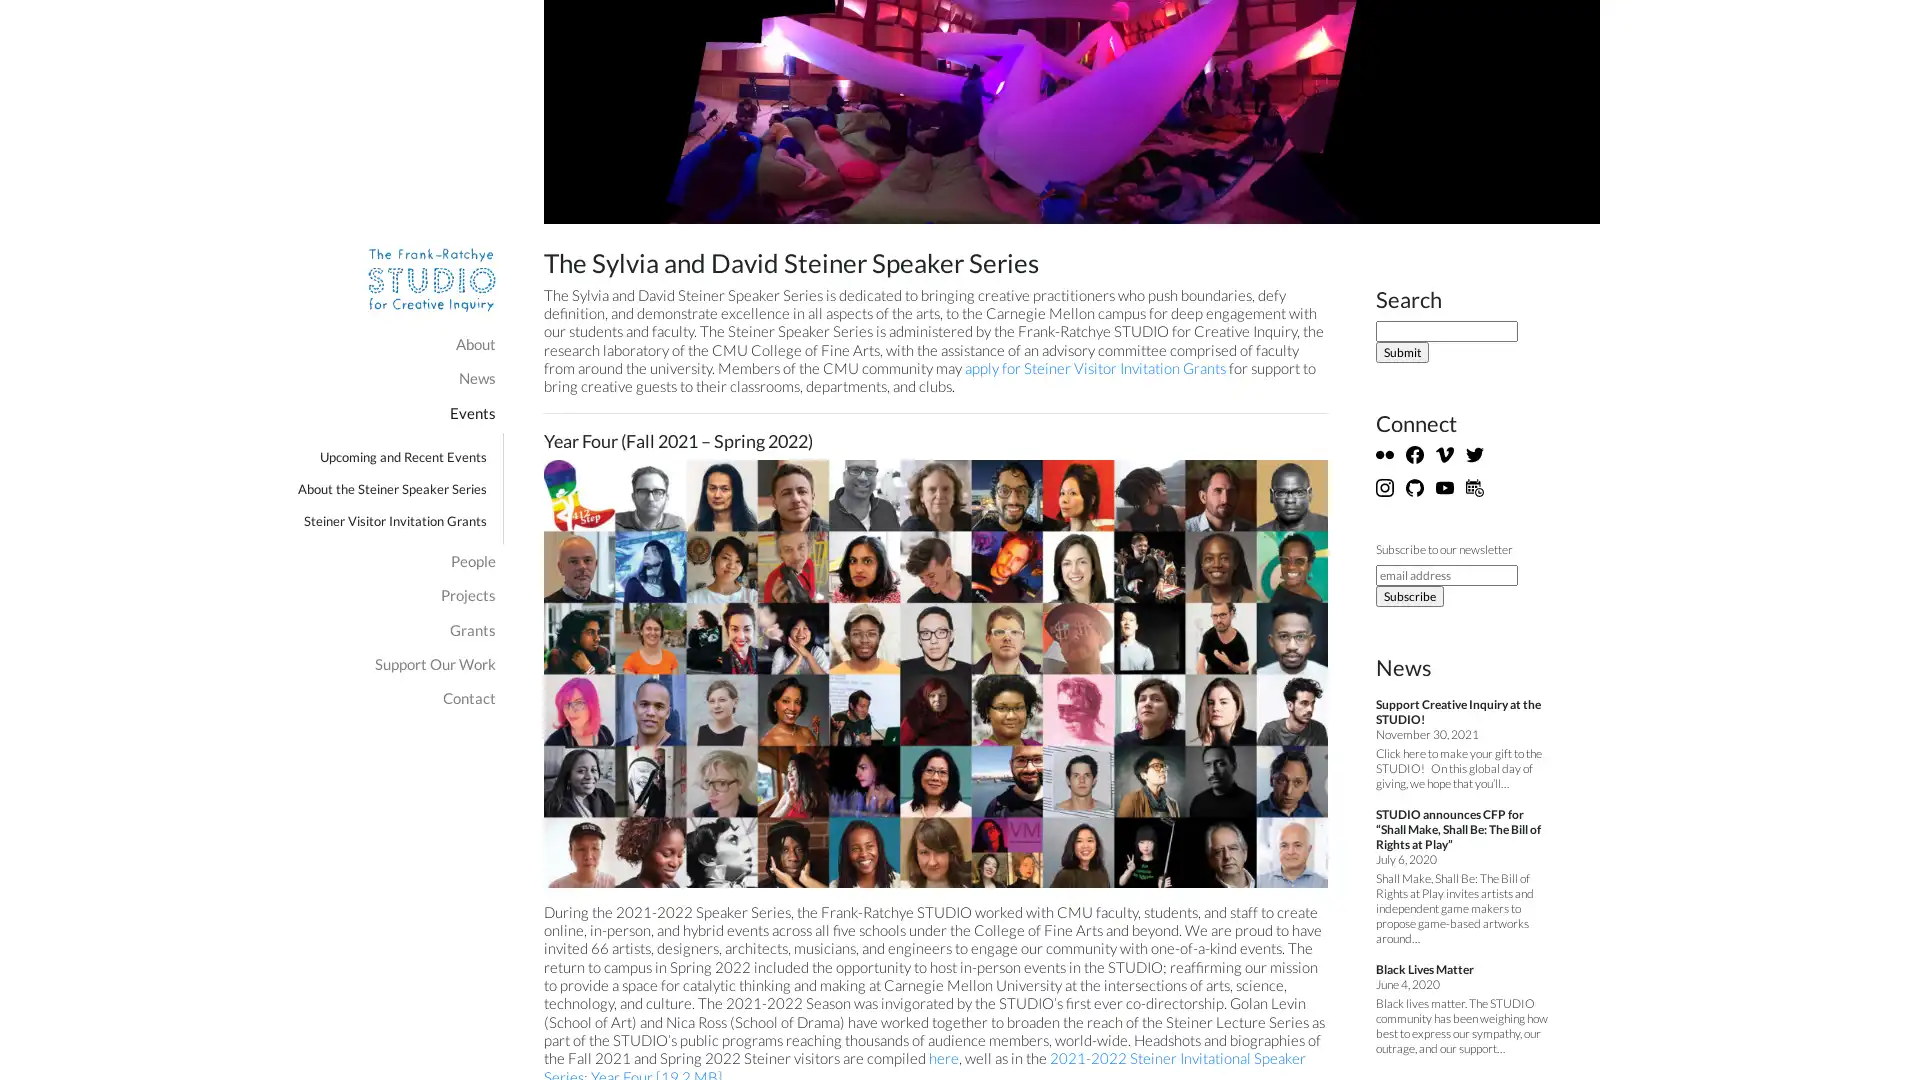 This screenshot has width=1920, height=1080. What do you see at coordinates (1401, 351) in the screenshot?
I see `Submit` at bounding box center [1401, 351].